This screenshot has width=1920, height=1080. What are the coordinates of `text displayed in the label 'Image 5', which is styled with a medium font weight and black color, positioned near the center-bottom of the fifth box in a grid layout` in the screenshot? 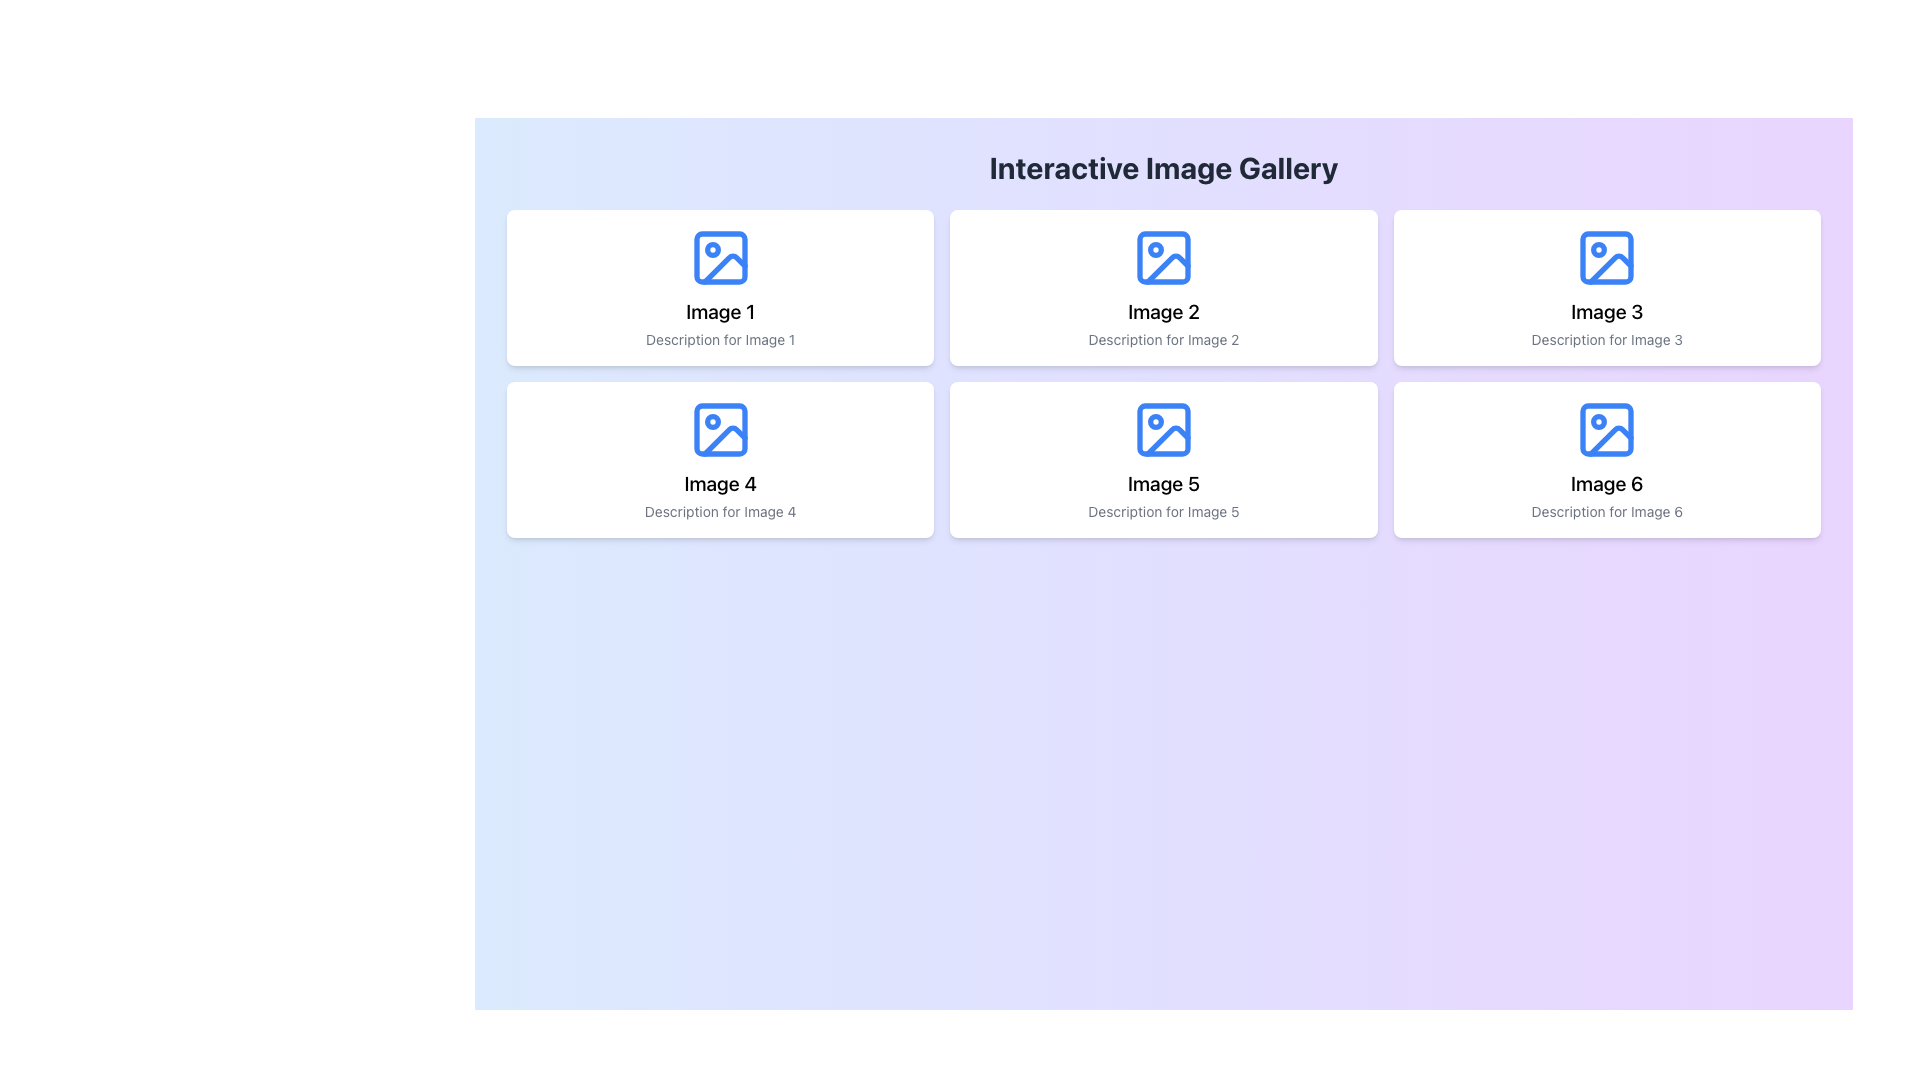 It's located at (1163, 483).